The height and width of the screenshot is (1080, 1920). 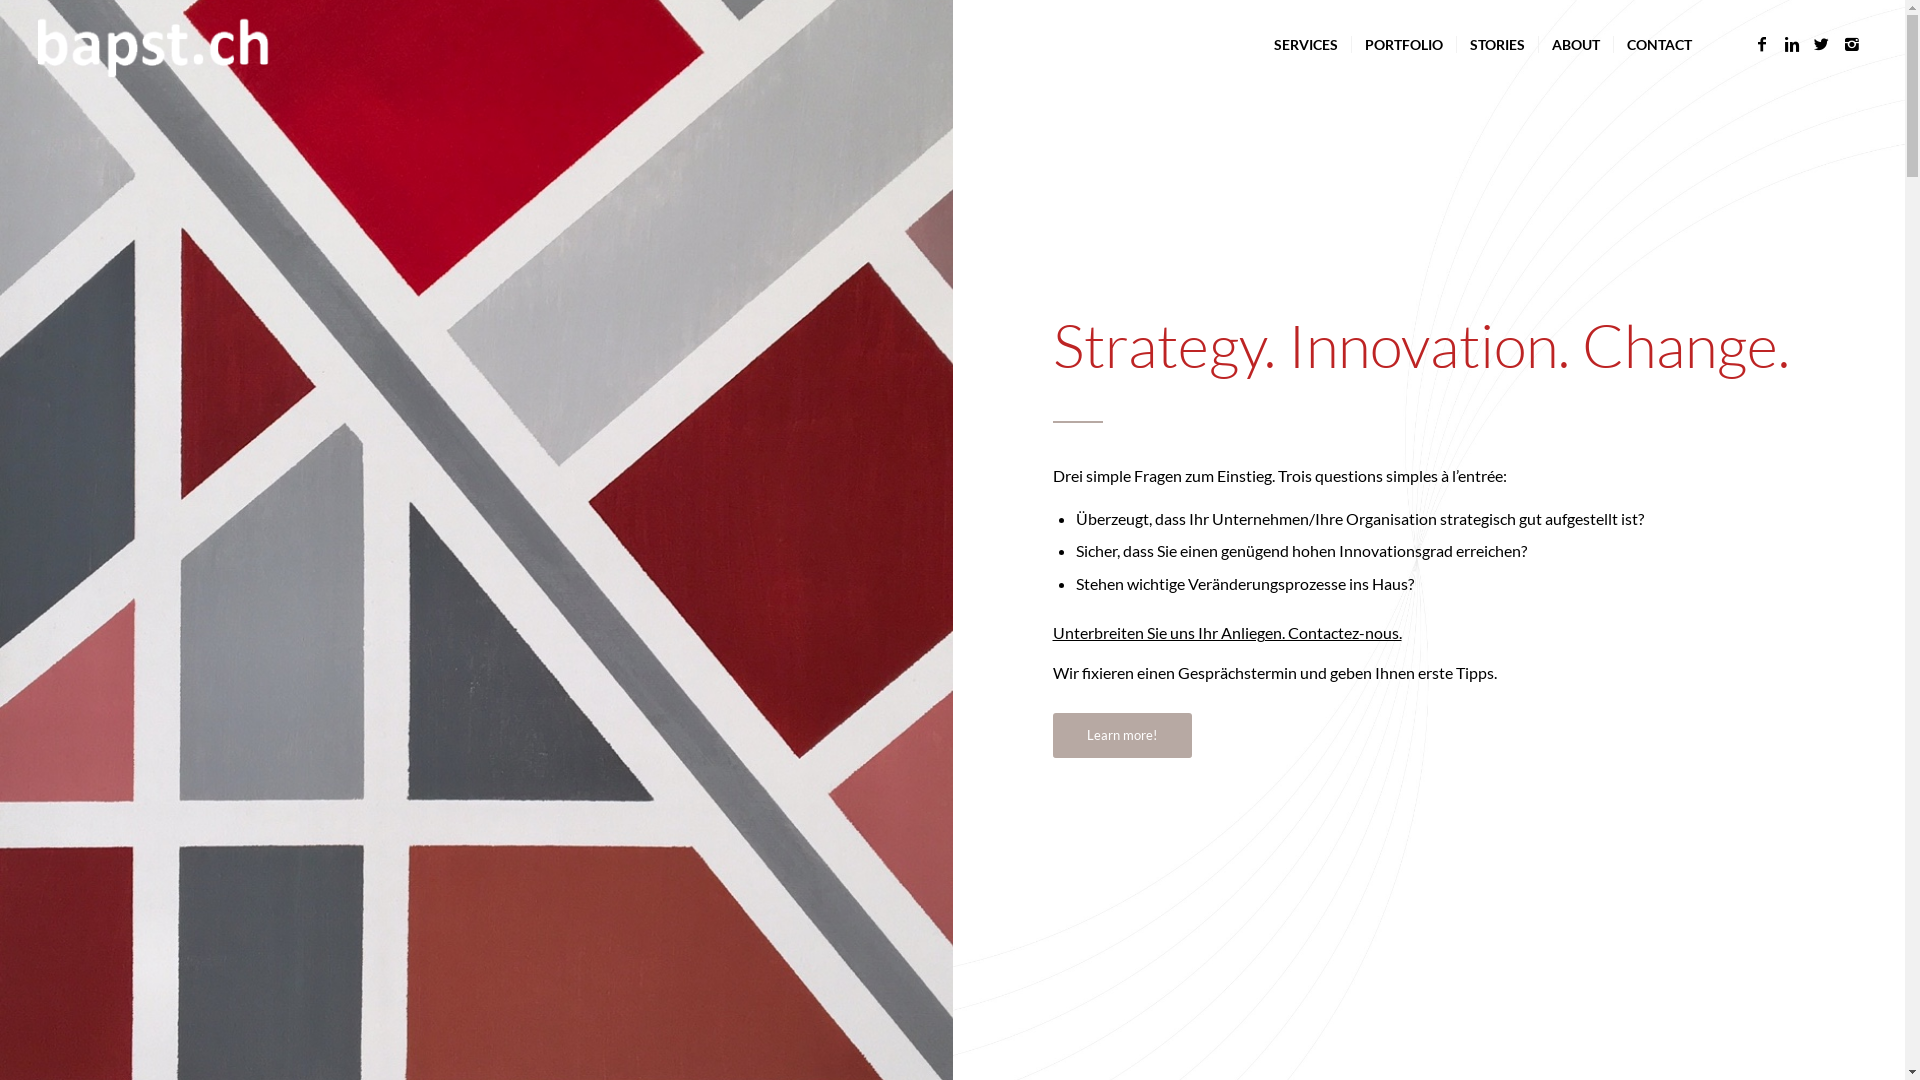 What do you see at coordinates (1612, 45) in the screenshot?
I see `'CONTACT'` at bounding box center [1612, 45].